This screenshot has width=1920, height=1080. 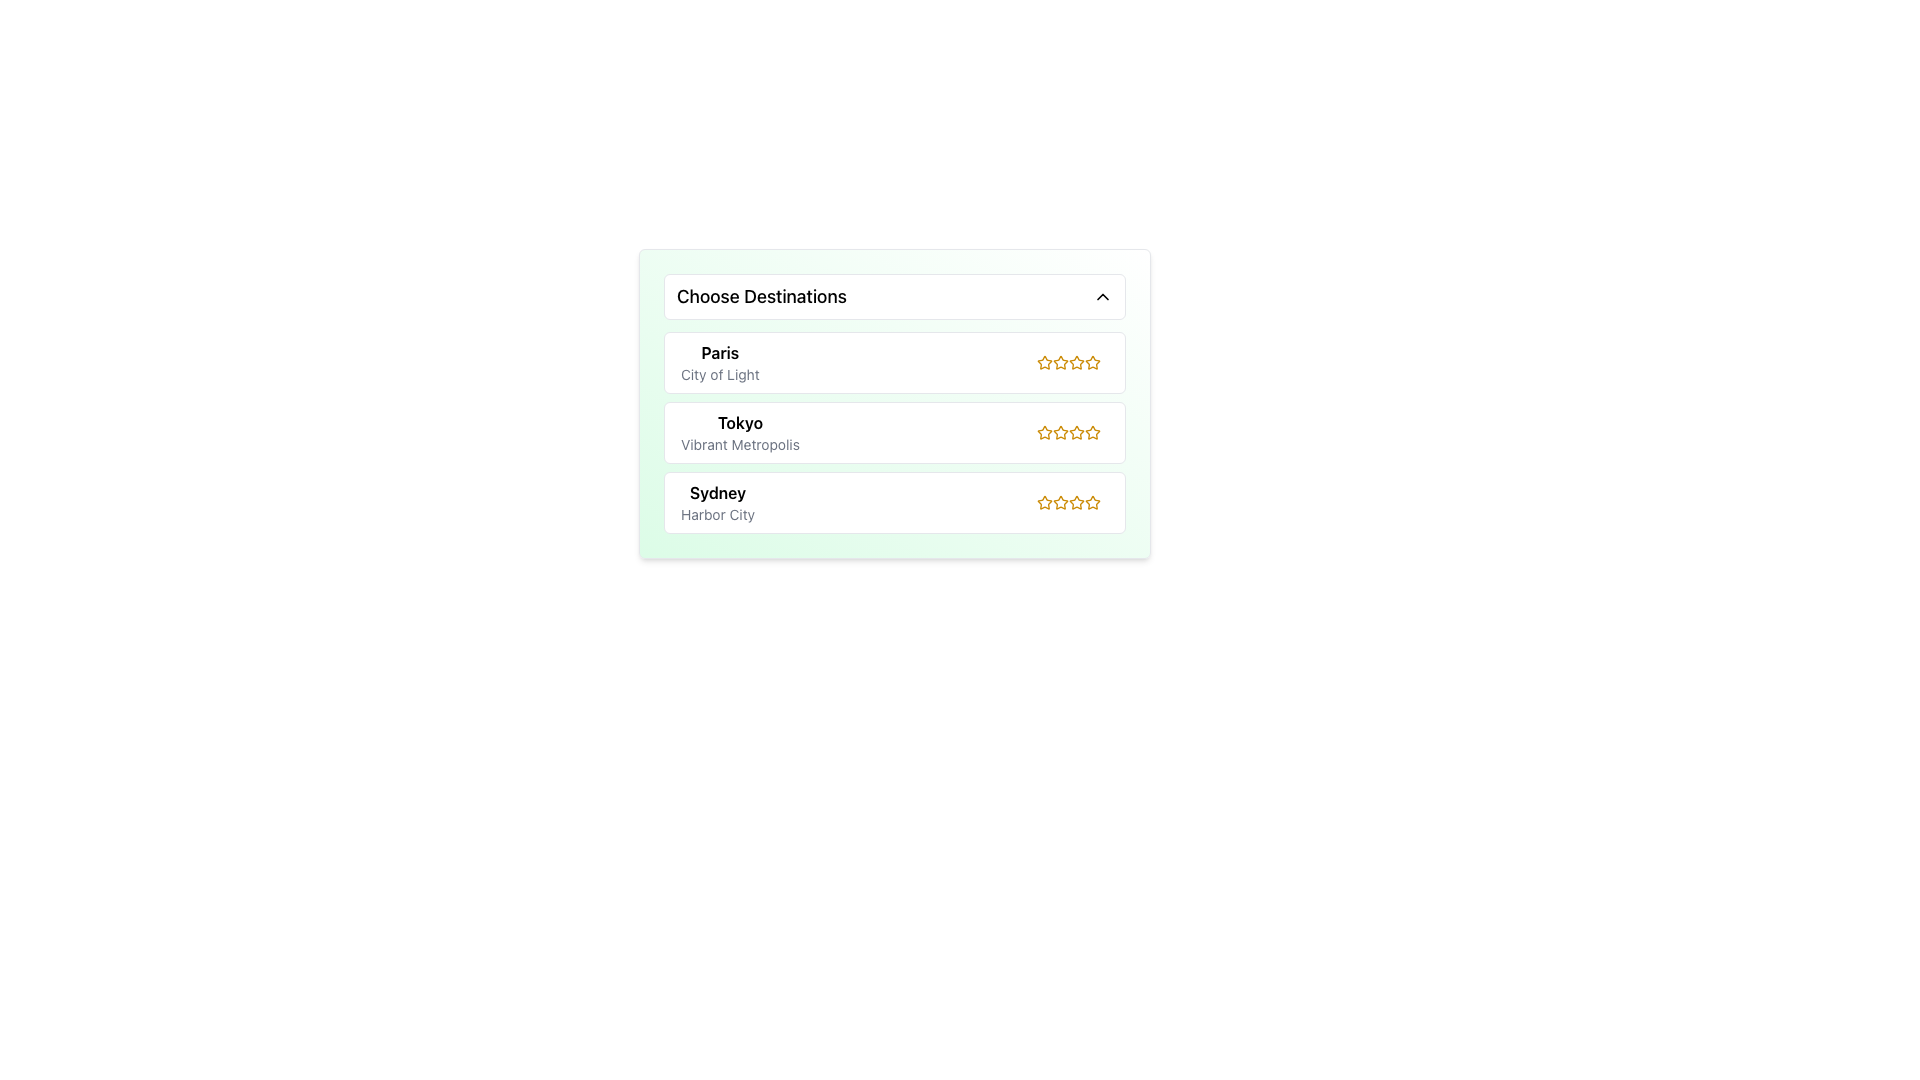 I want to click on the leftmost star icon in the rating system for 'Sydney', so click(x=1044, y=501).